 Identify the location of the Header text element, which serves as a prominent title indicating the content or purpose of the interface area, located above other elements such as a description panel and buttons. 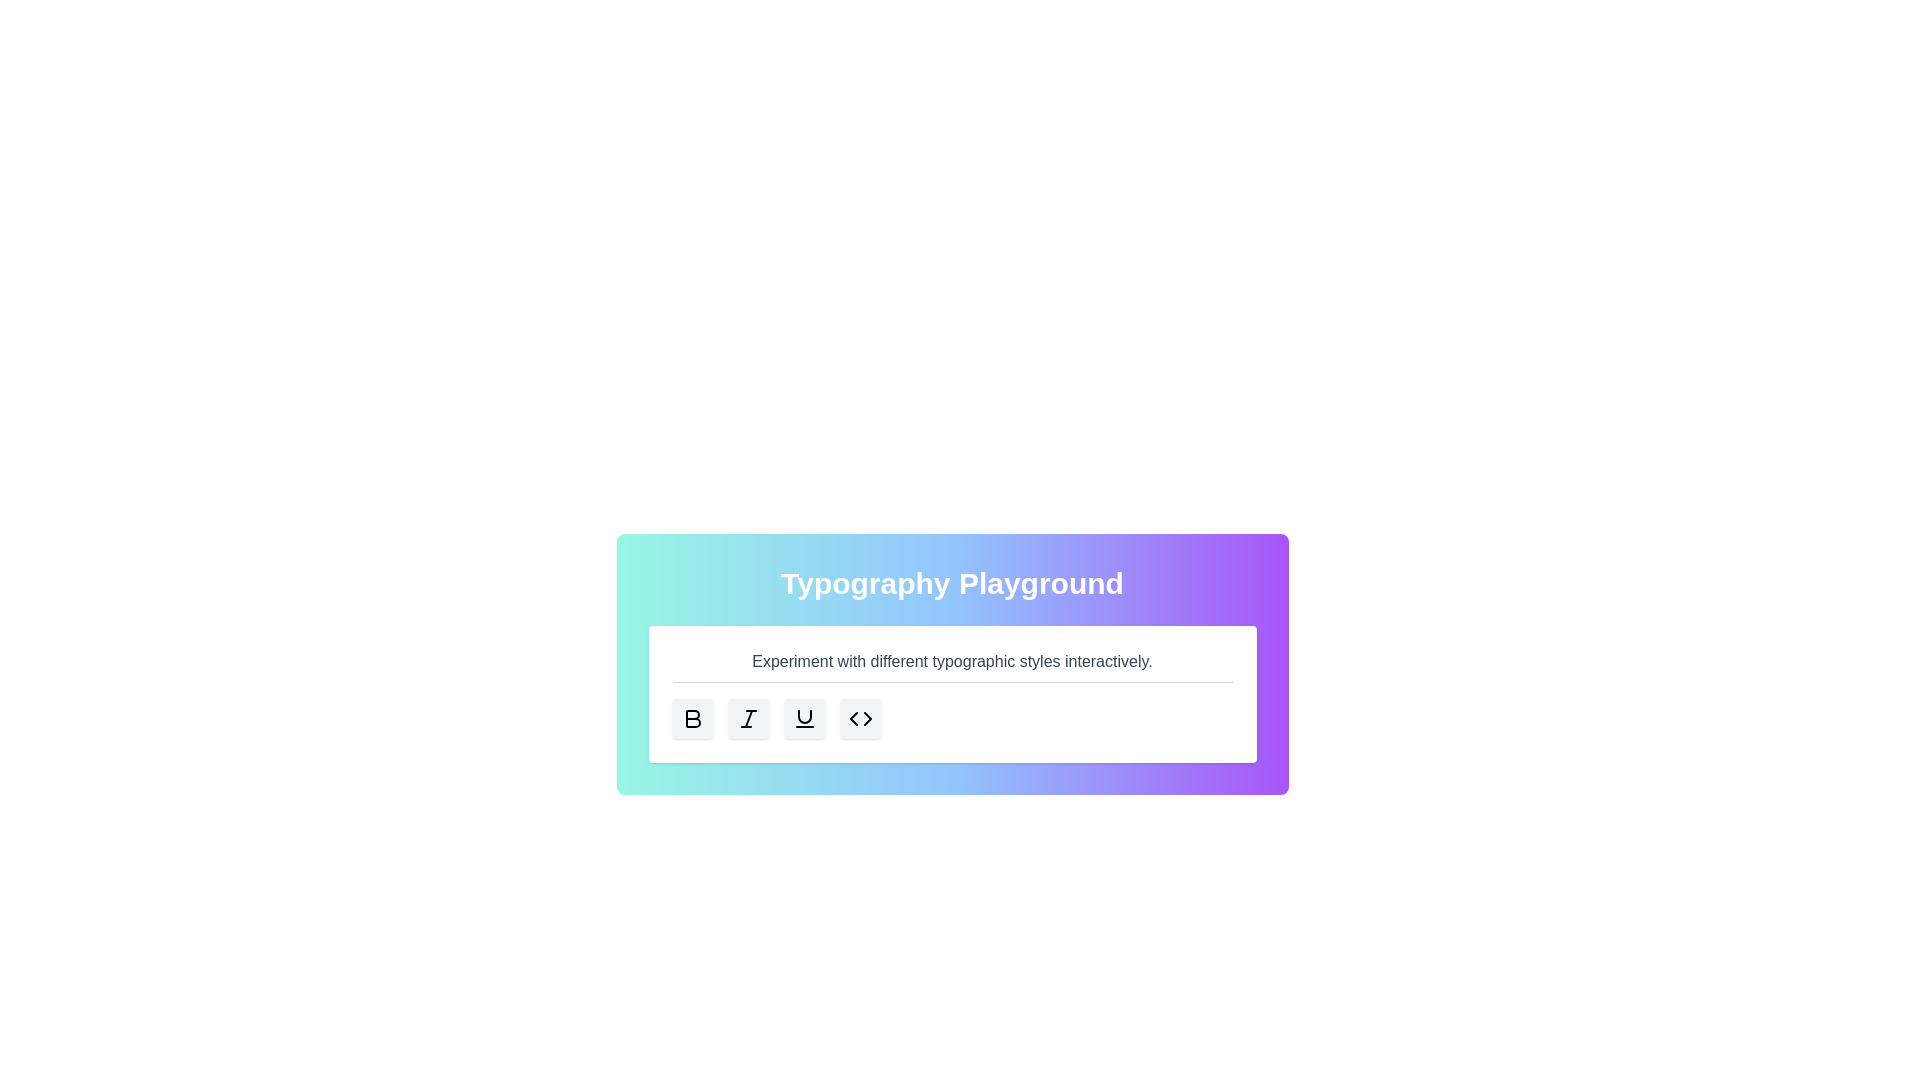
(951, 583).